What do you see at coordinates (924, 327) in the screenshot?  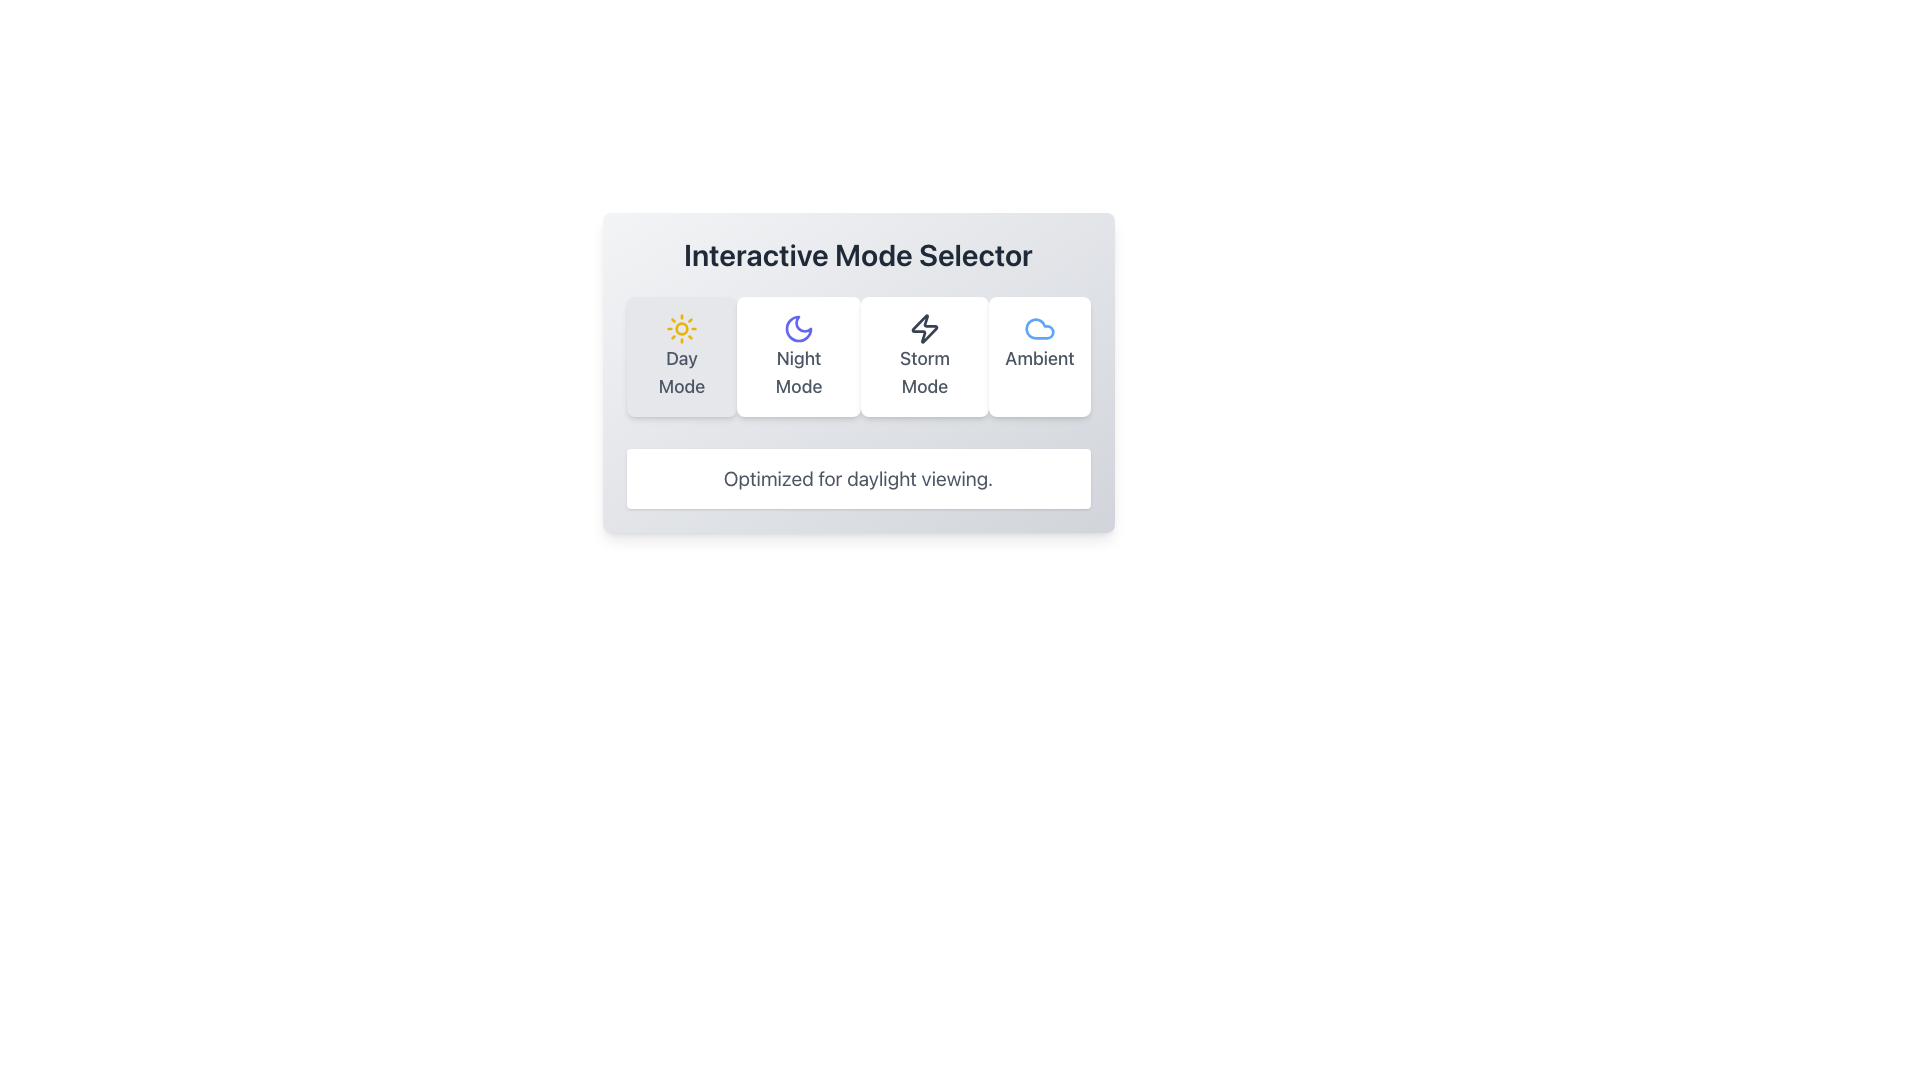 I see `the lightning bolt icon representing the 'Storm Mode' option within the mode selector interface, located in the third position from the left` at bounding box center [924, 327].